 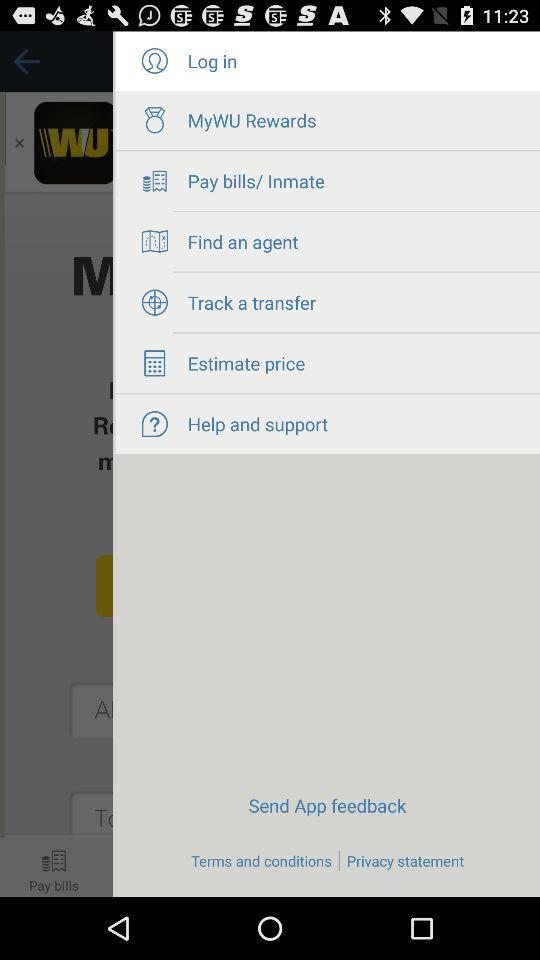 What do you see at coordinates (56, 464) in the screenshot?
I see `go back` at bounding box center [56, 464].